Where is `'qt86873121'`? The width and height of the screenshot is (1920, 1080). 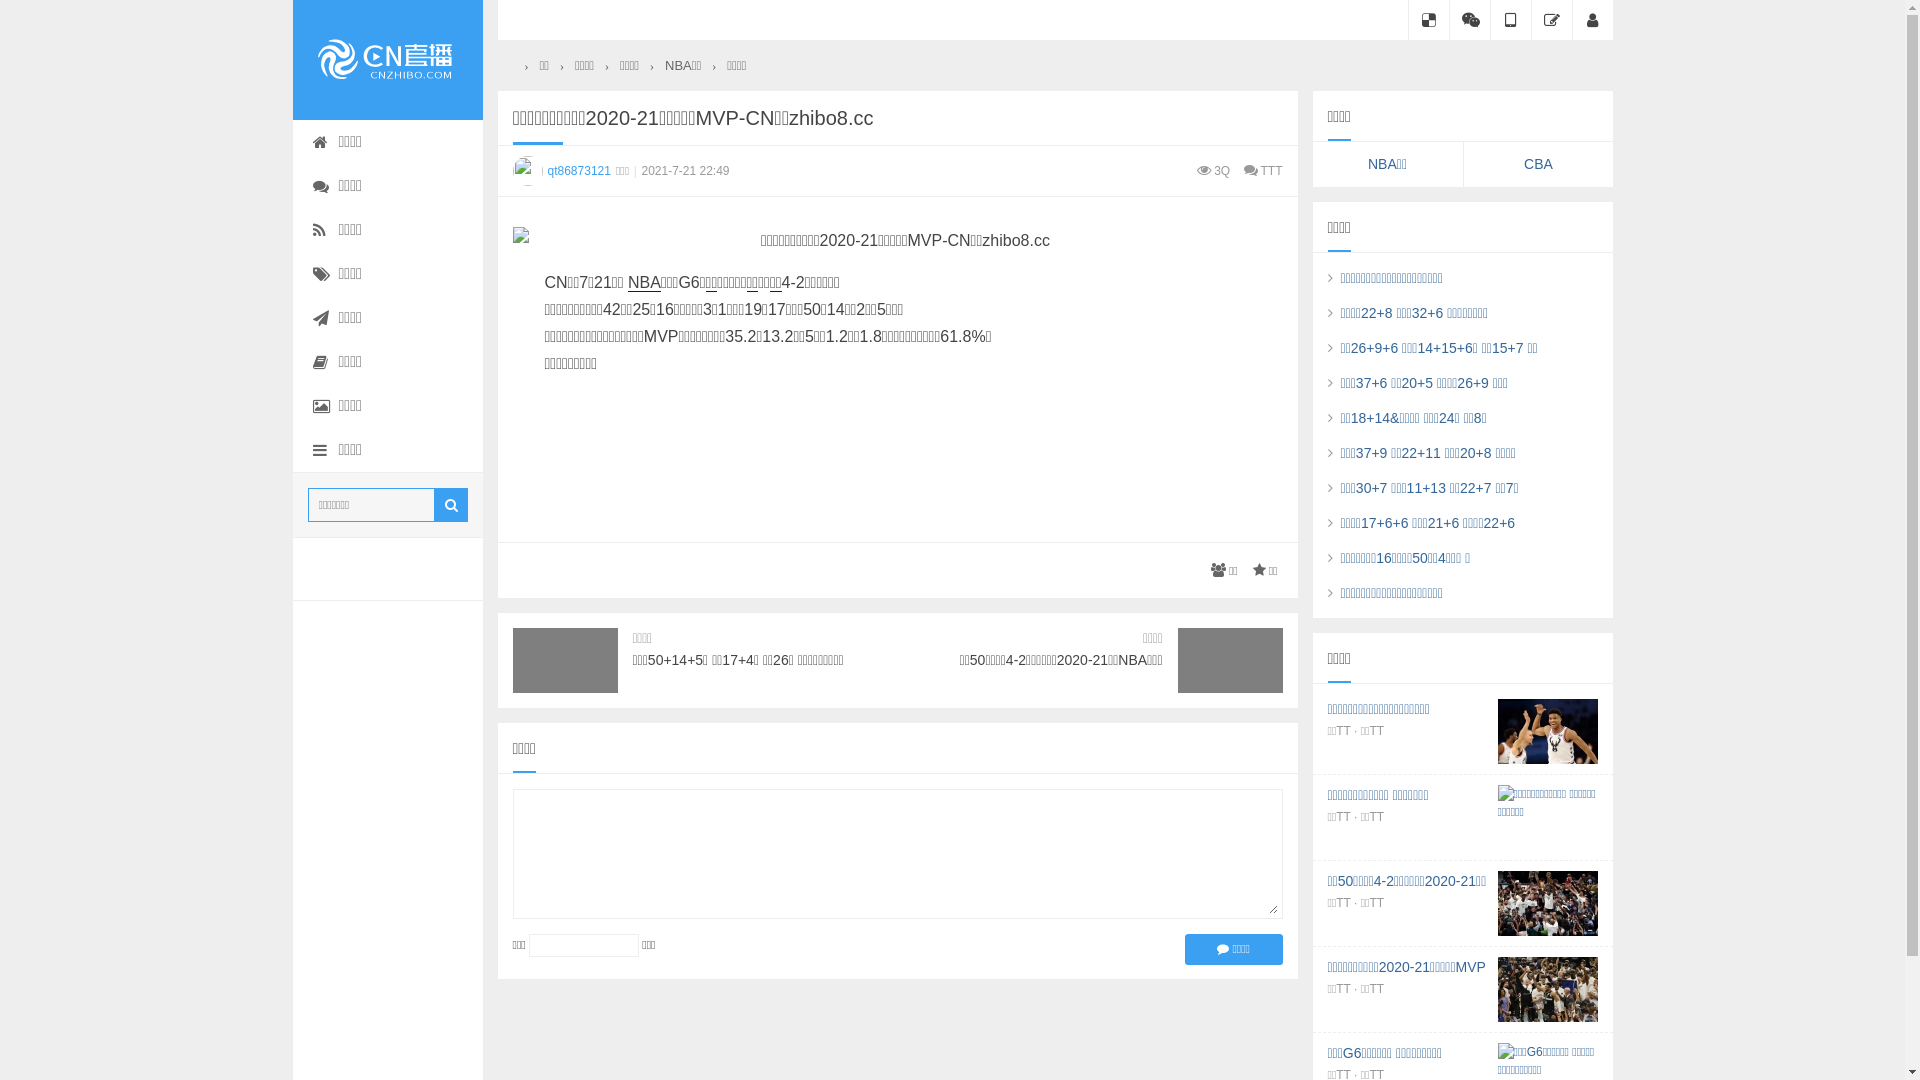
'qt86873121' is located at coordinates (512, 169).